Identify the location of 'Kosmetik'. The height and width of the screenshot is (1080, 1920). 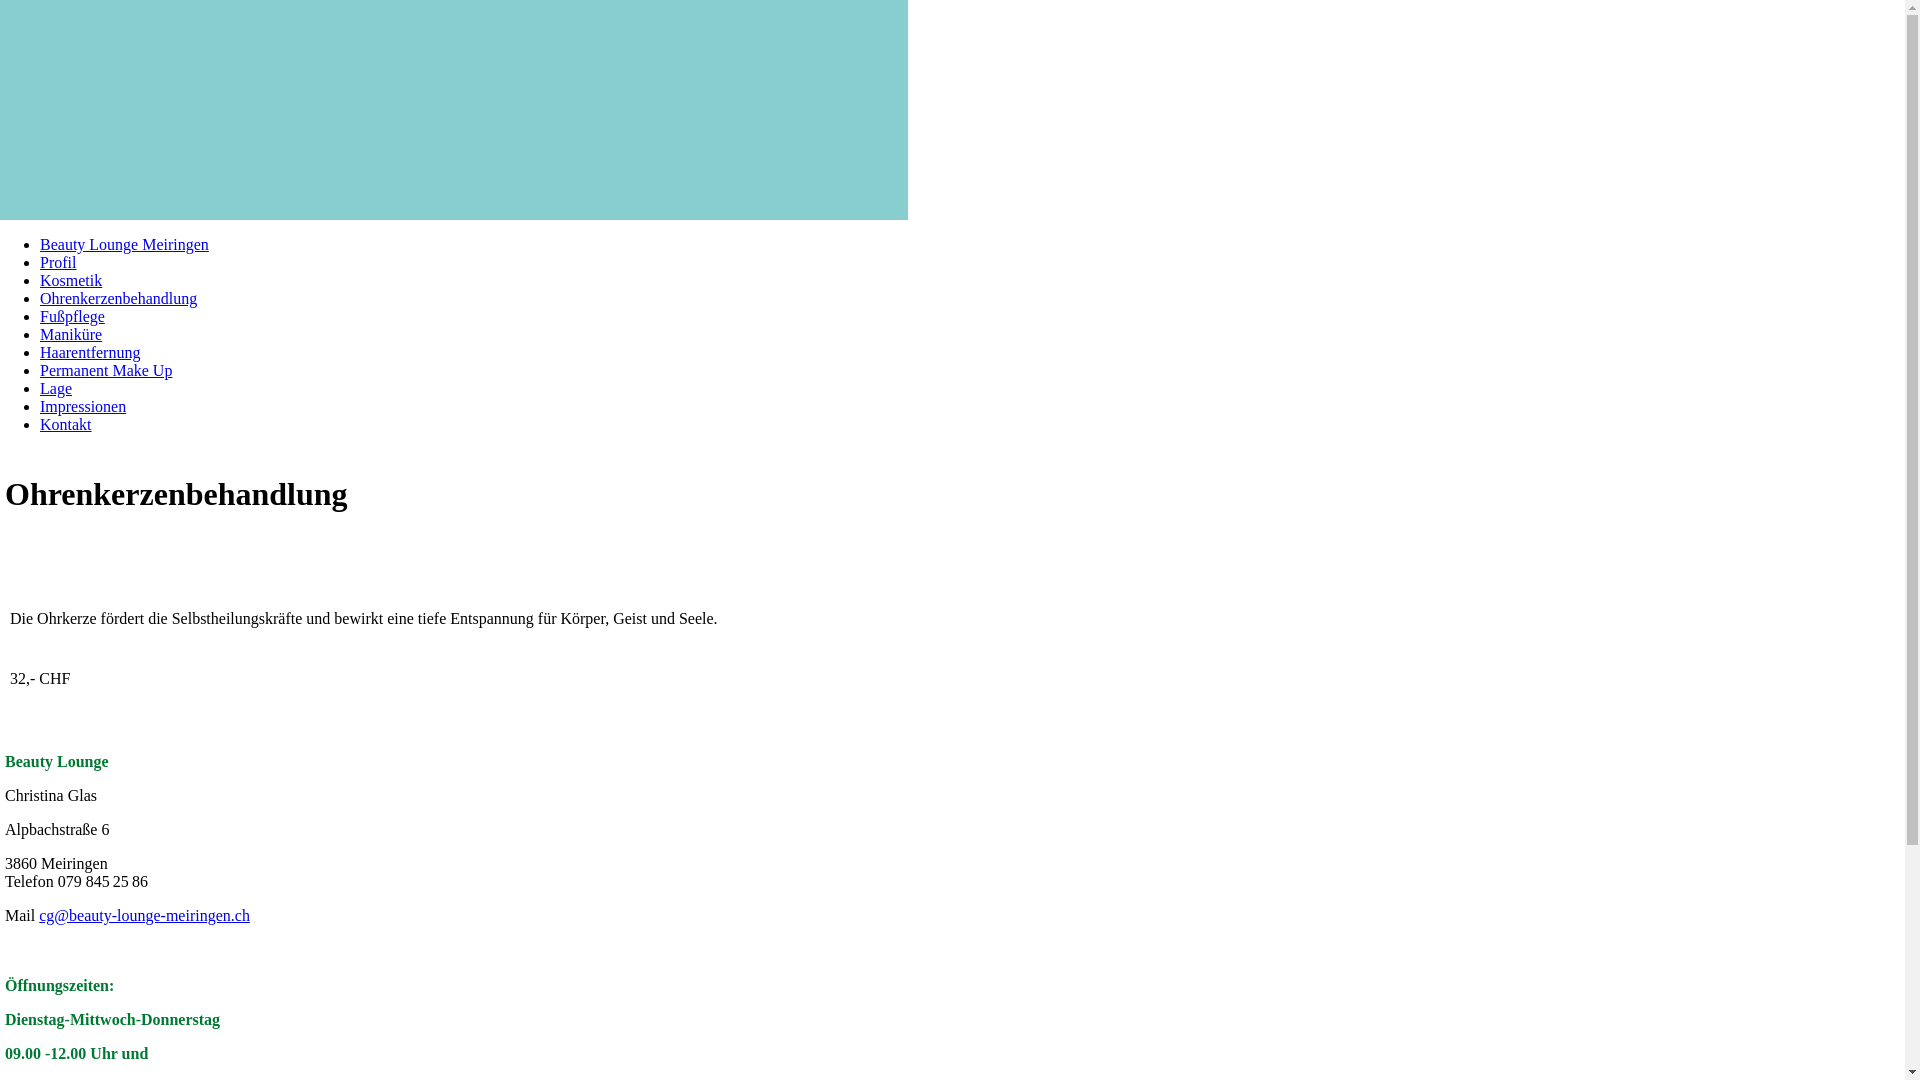
(71, 280).